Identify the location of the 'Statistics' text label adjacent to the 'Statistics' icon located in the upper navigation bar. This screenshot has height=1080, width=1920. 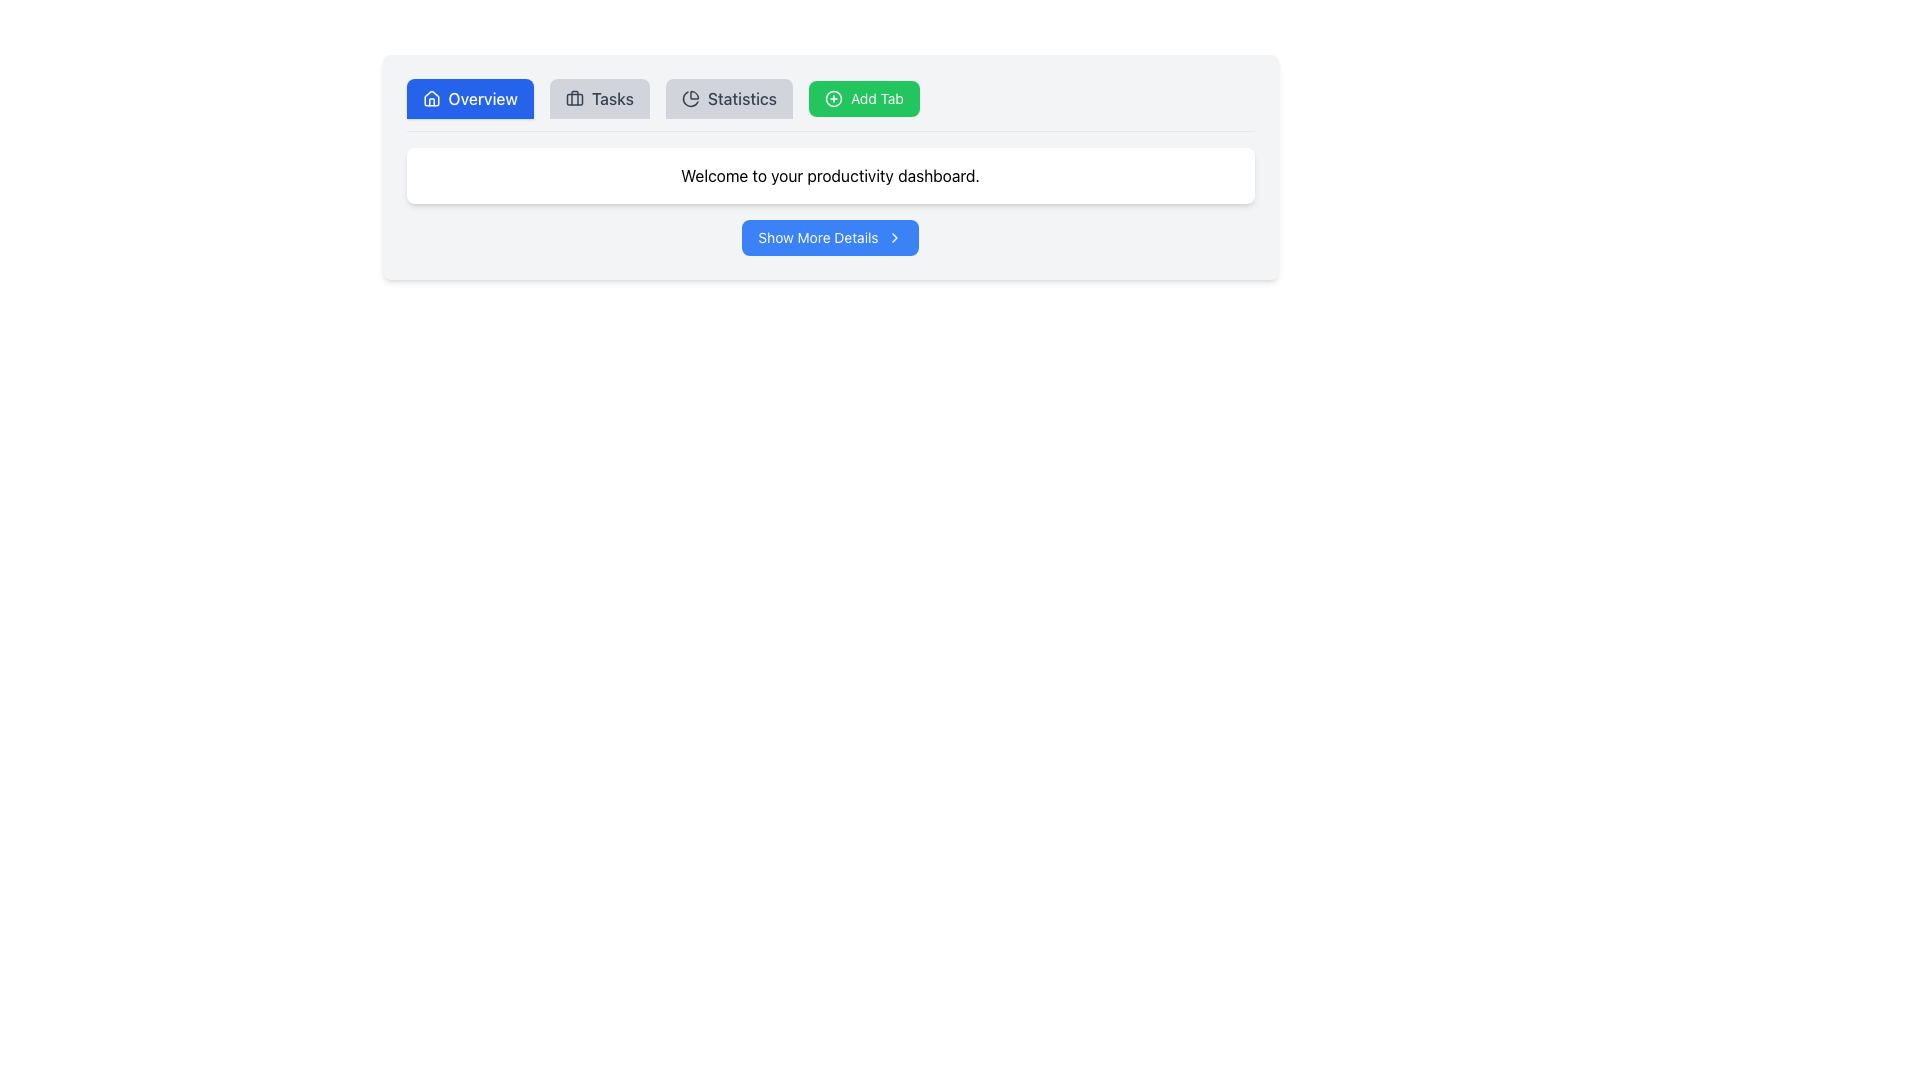
(690, 99).